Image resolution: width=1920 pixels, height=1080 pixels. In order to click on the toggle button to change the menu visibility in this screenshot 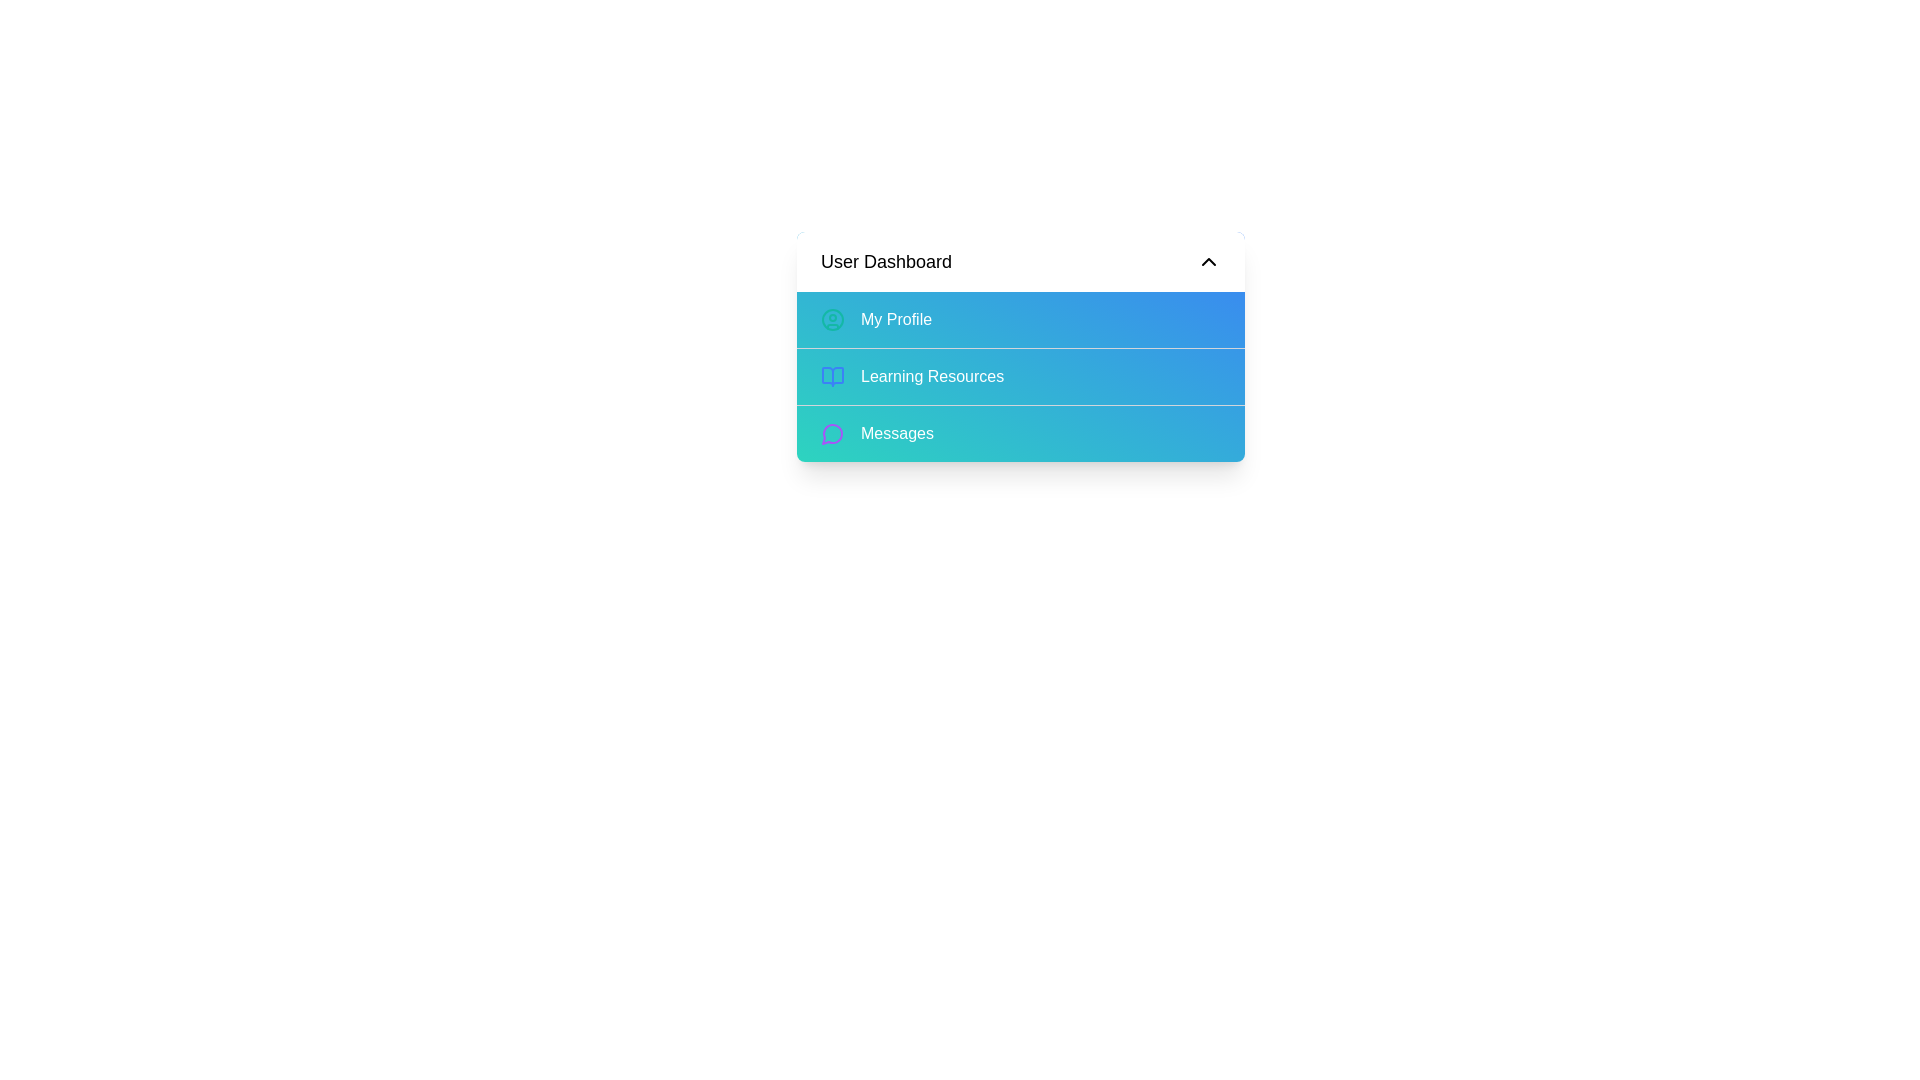, I will do `click(1021, 261)`.